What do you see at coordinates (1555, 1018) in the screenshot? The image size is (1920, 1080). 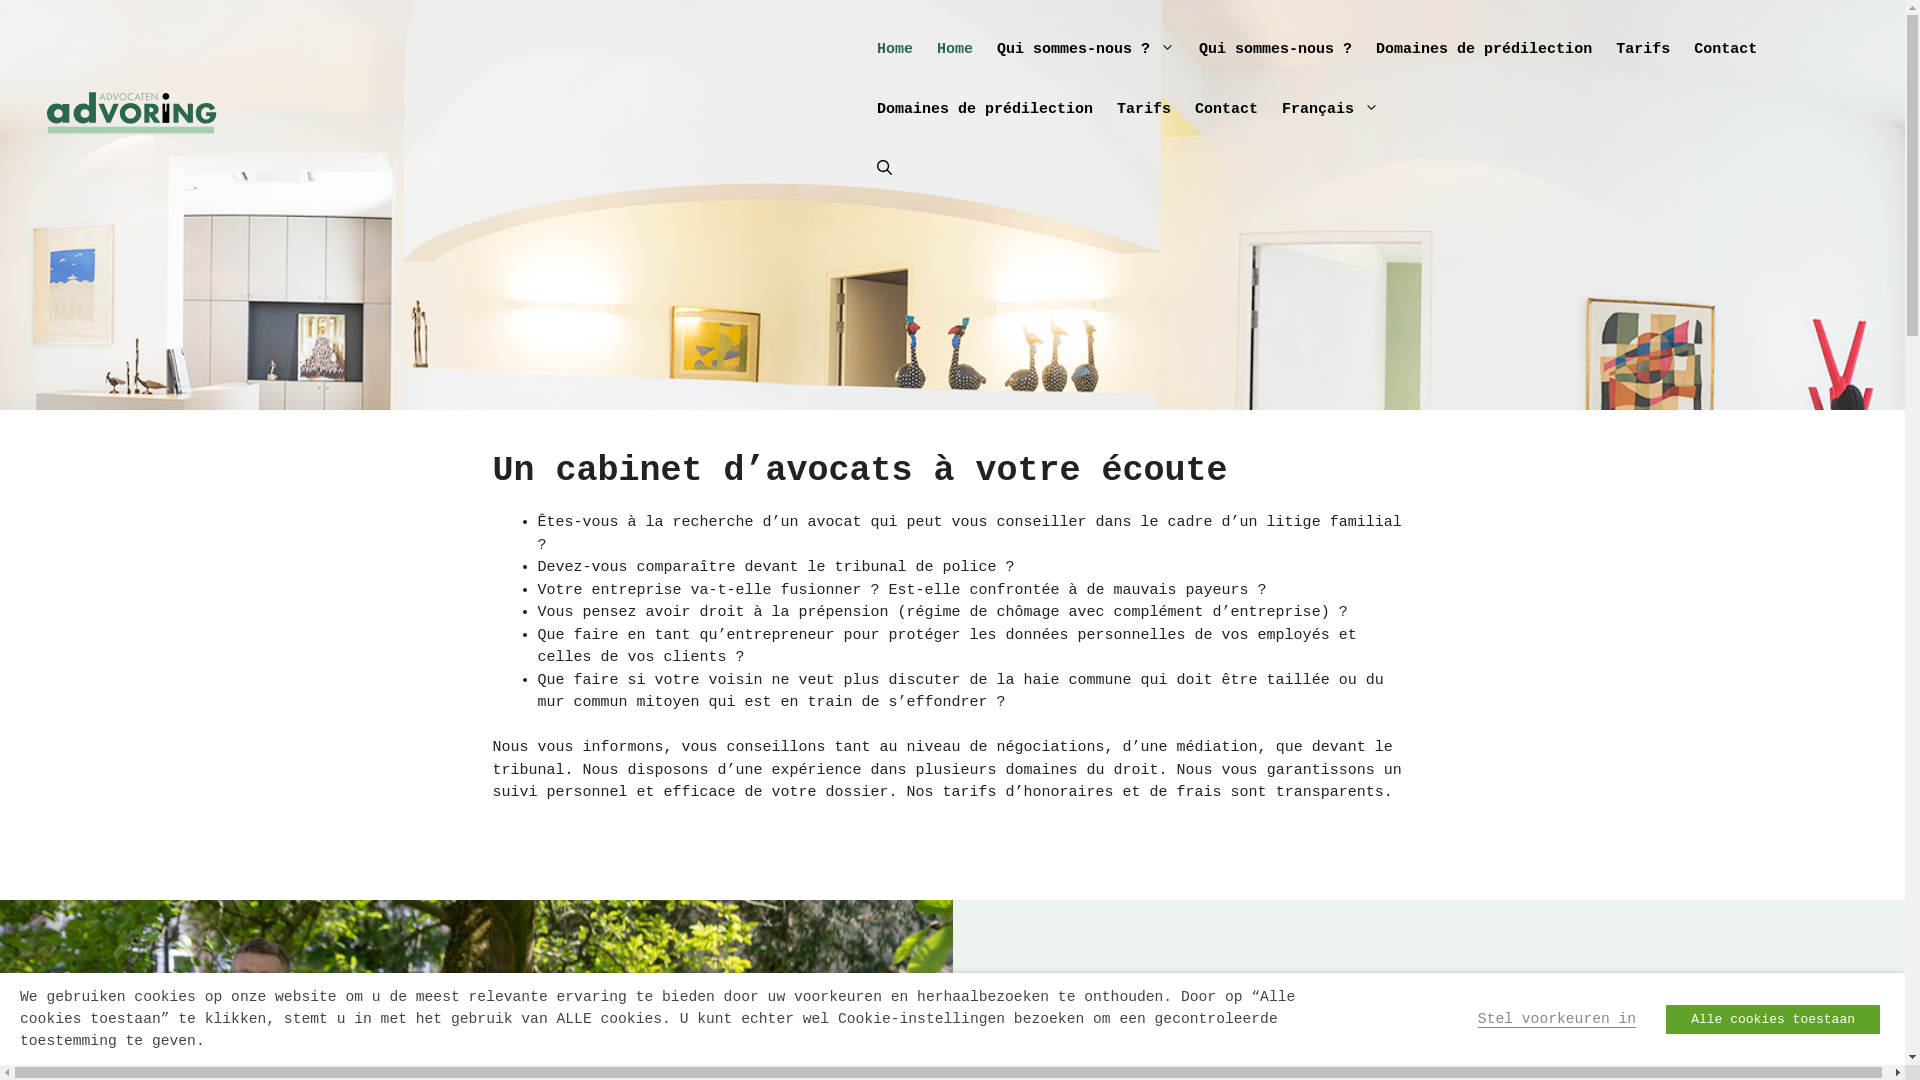 I see `'Stel voorkeuren in'` at bounding box center [1555, 1018].